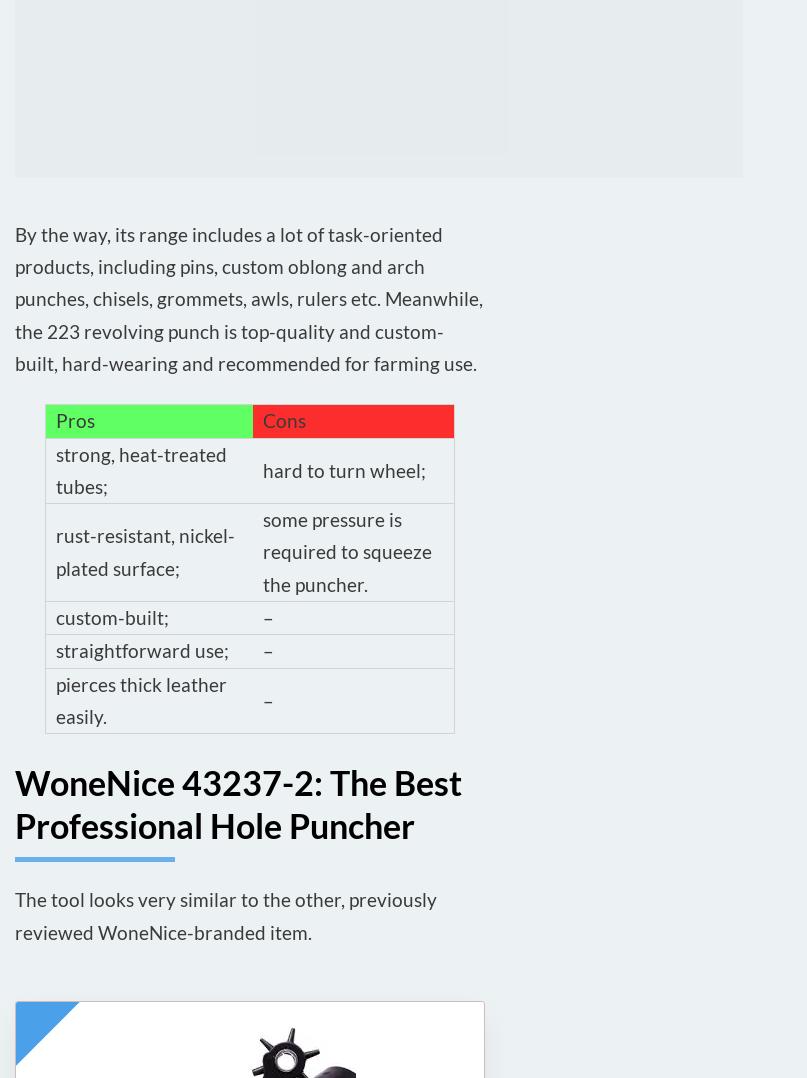 The width and height of the screenshot is (807, 1078). I want to click on 'rust-resistant, nickel-plated surface;', so click(144, 550).